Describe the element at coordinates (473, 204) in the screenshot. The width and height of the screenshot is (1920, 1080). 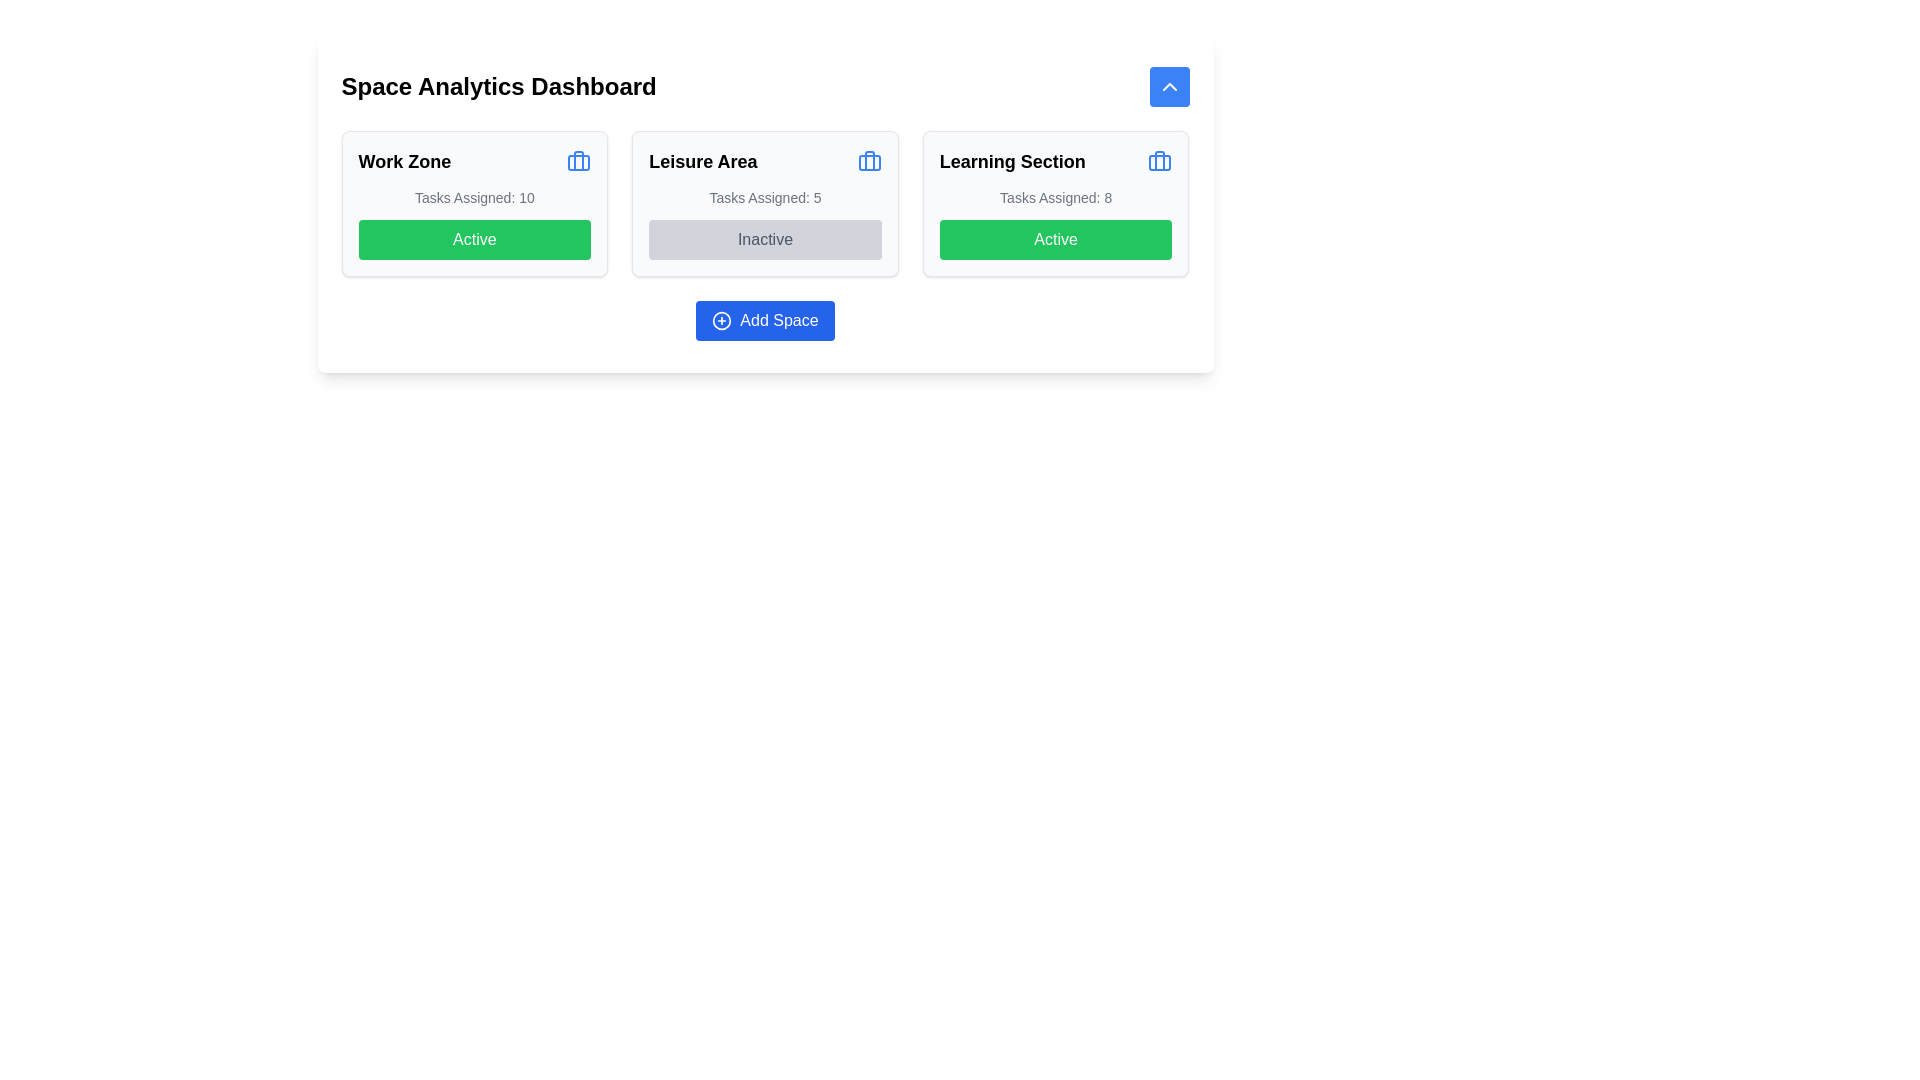
I see `the first informational card in the grid that displays the number of tasks assigned and its current active status, which has a green button labeled 'Active'` at that location.